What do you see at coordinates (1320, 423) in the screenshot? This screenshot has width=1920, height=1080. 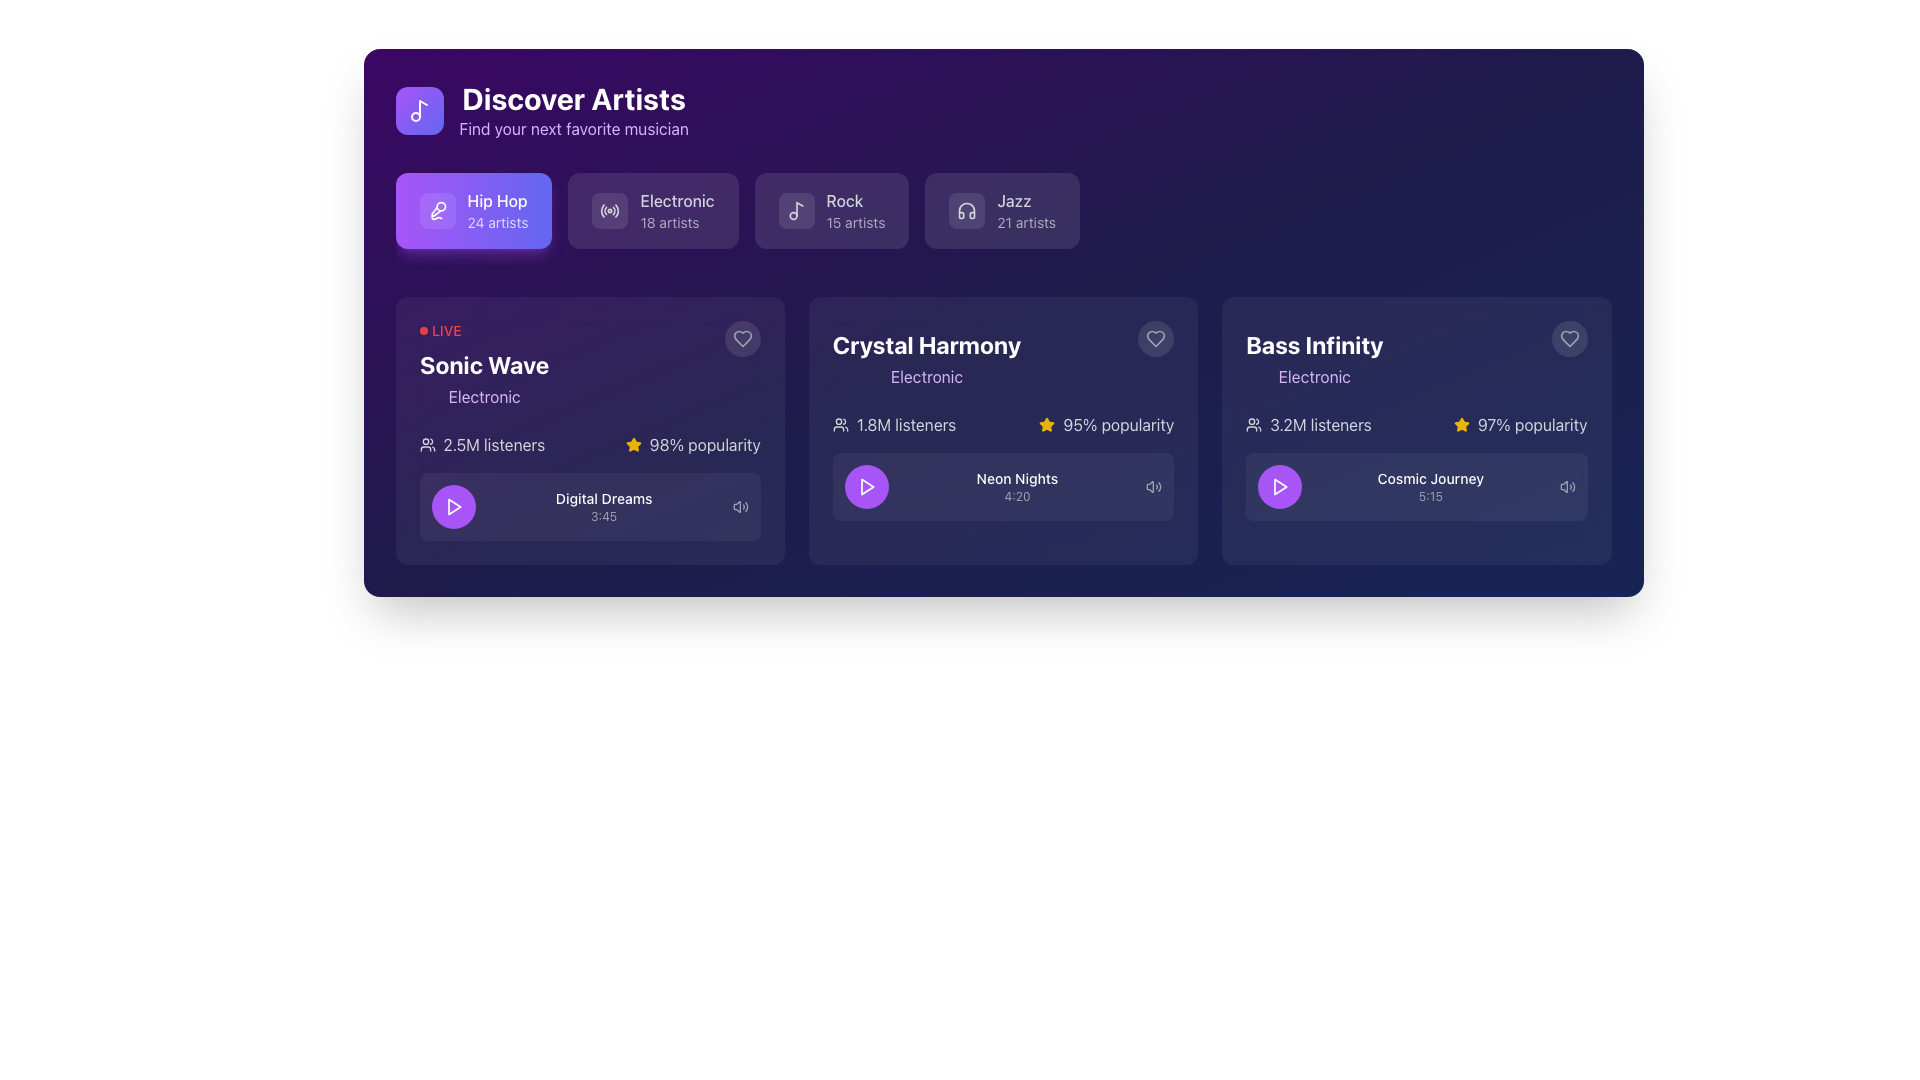 I see `the text label displaying the number of listeners for 'Bass Infinity', located next to the user icon and above the 'Cosmic Journey' song details` at bounding box center [1320, 423].